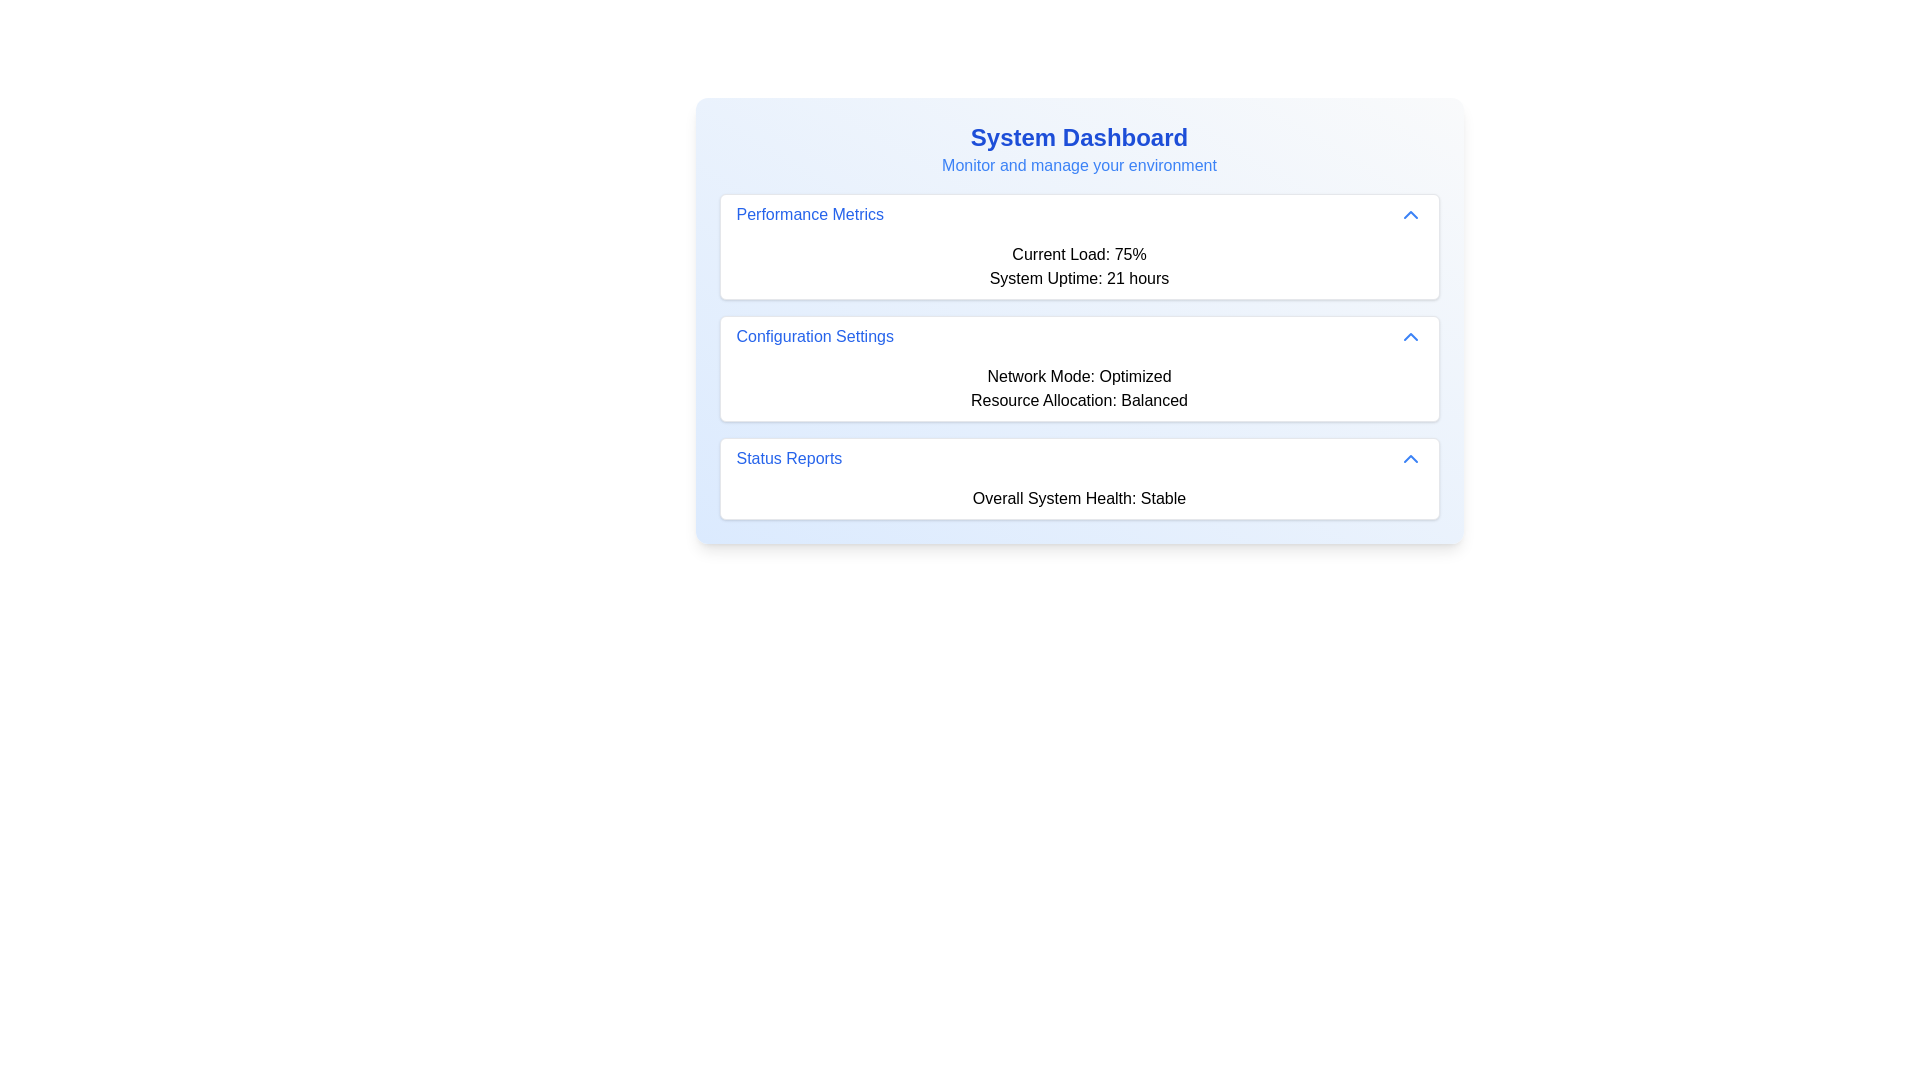 This screenshot has width=1920, height=1080. Describe the element at coordinates (1078, 389) in the screenshot. I see `the 'Network Mode: Optimized' and 'Resource Allocation: Balanced' text display located in the 'Configuration Settings' section of the dashboard` at that location.